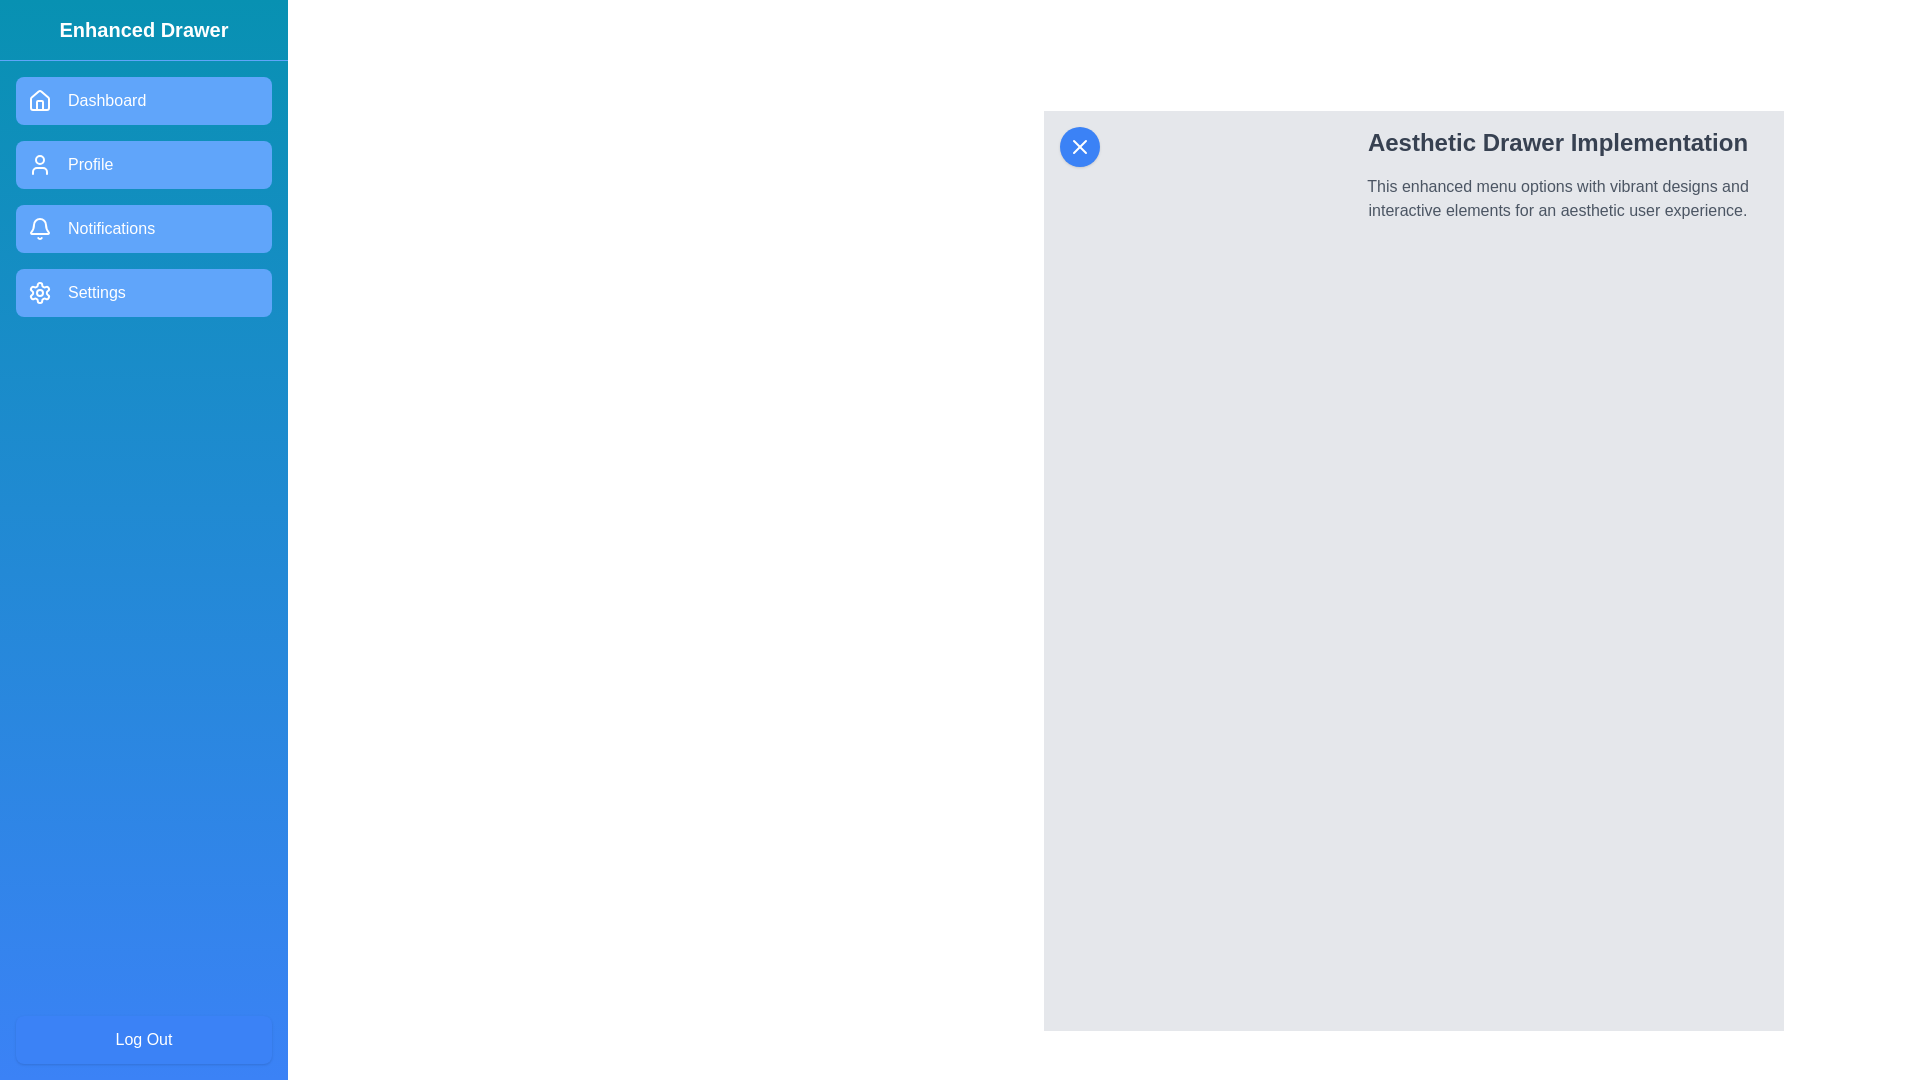 Image resolution: width=1920 pixels, height=1080 pixels. Describe the element at coordinates (39, 227) in the screenshot. I see `the notification icon located in the 'Notifications' menu, which is the third item in the vertical sidebar navigation menu` at that location.